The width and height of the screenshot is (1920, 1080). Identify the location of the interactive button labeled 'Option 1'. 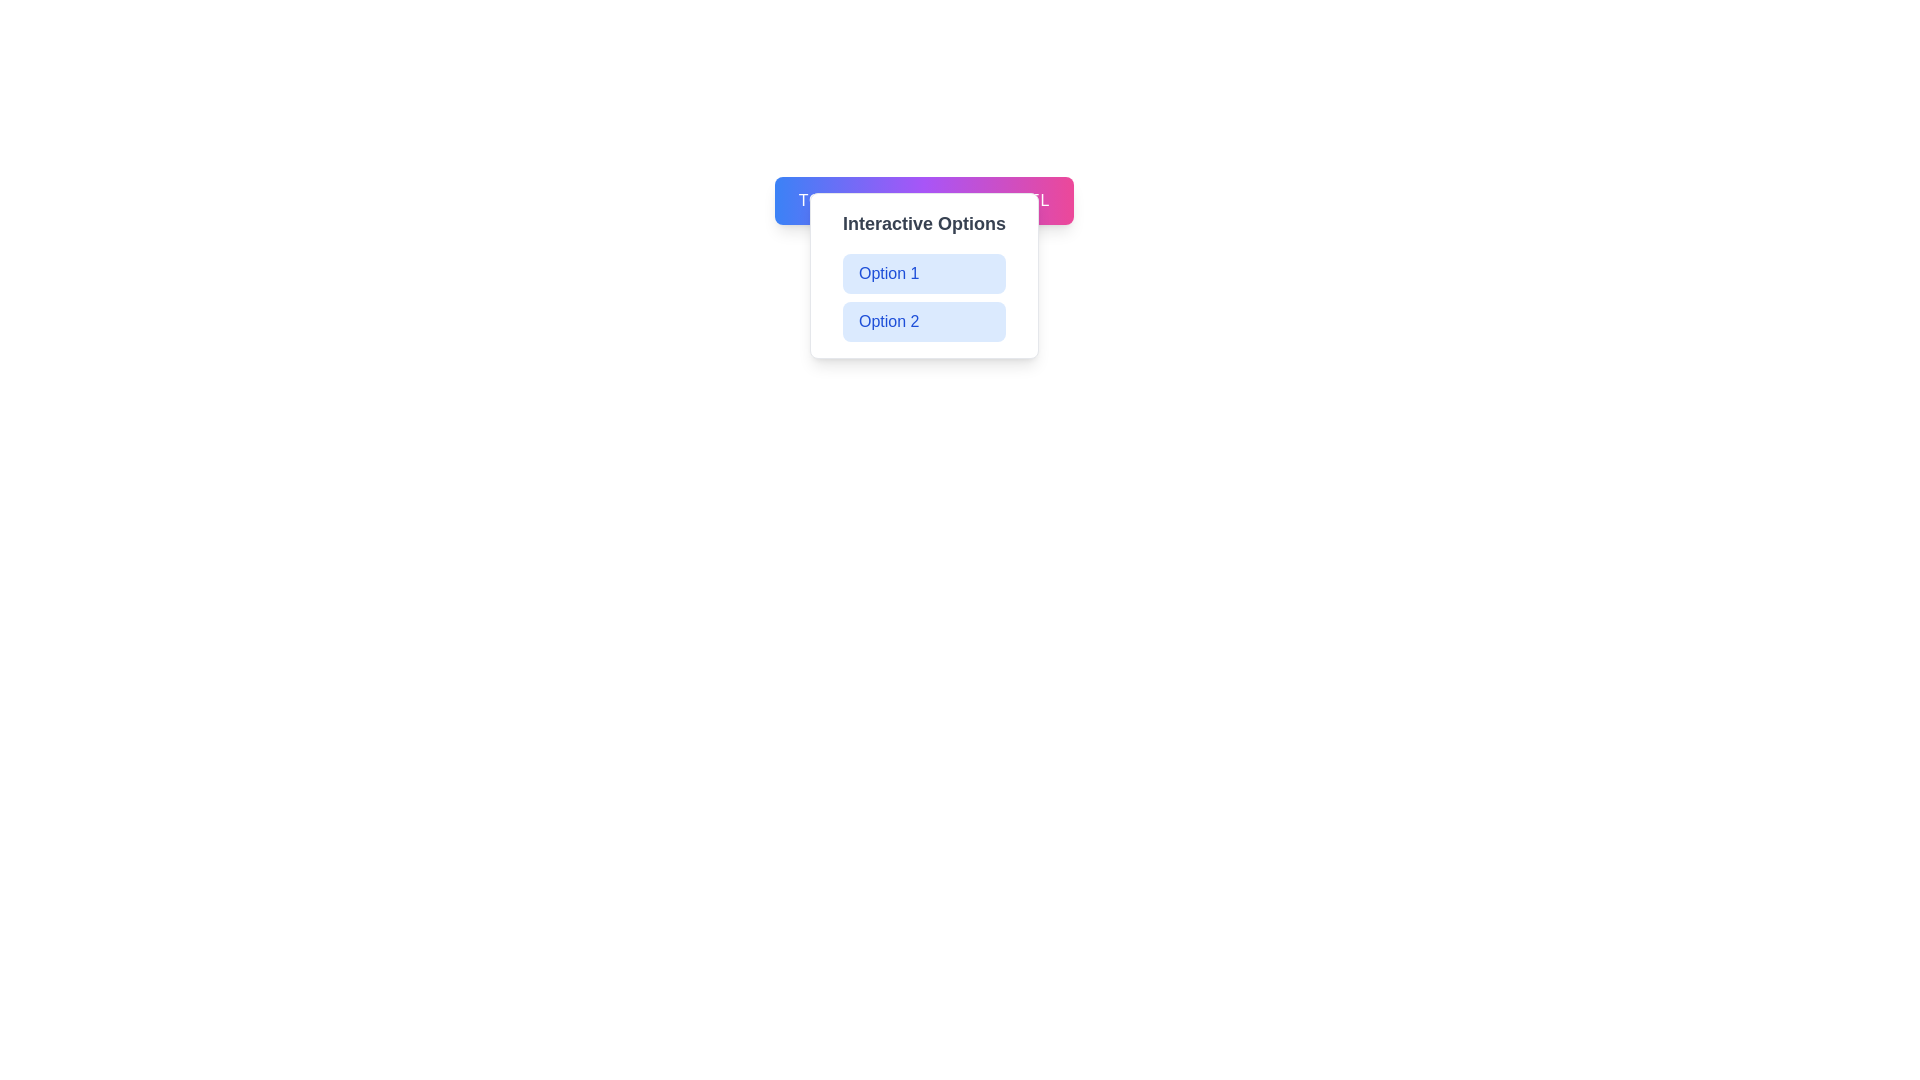
(923, 273).